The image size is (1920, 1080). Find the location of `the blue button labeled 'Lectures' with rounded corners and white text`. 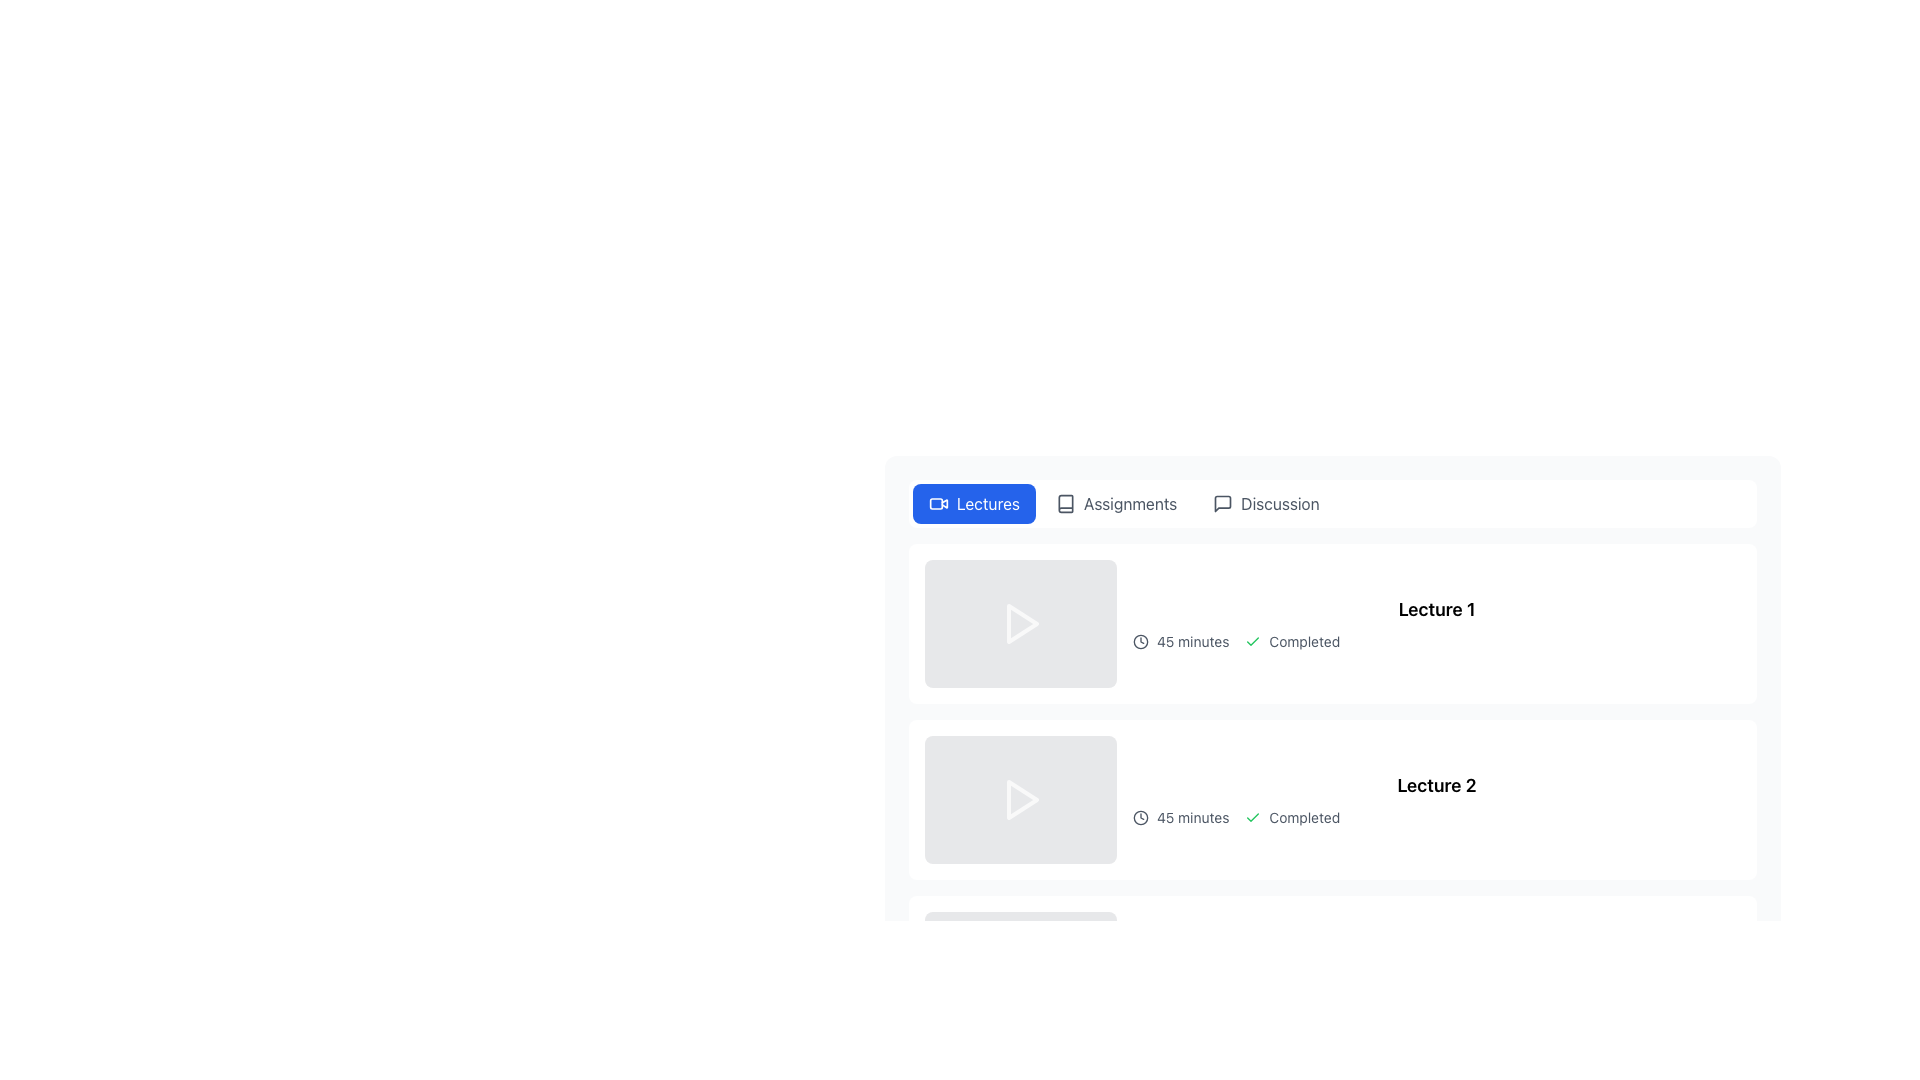

the blue button labeled 'Lectures' with rounded corners and white text is located at coordinates (974, 503).